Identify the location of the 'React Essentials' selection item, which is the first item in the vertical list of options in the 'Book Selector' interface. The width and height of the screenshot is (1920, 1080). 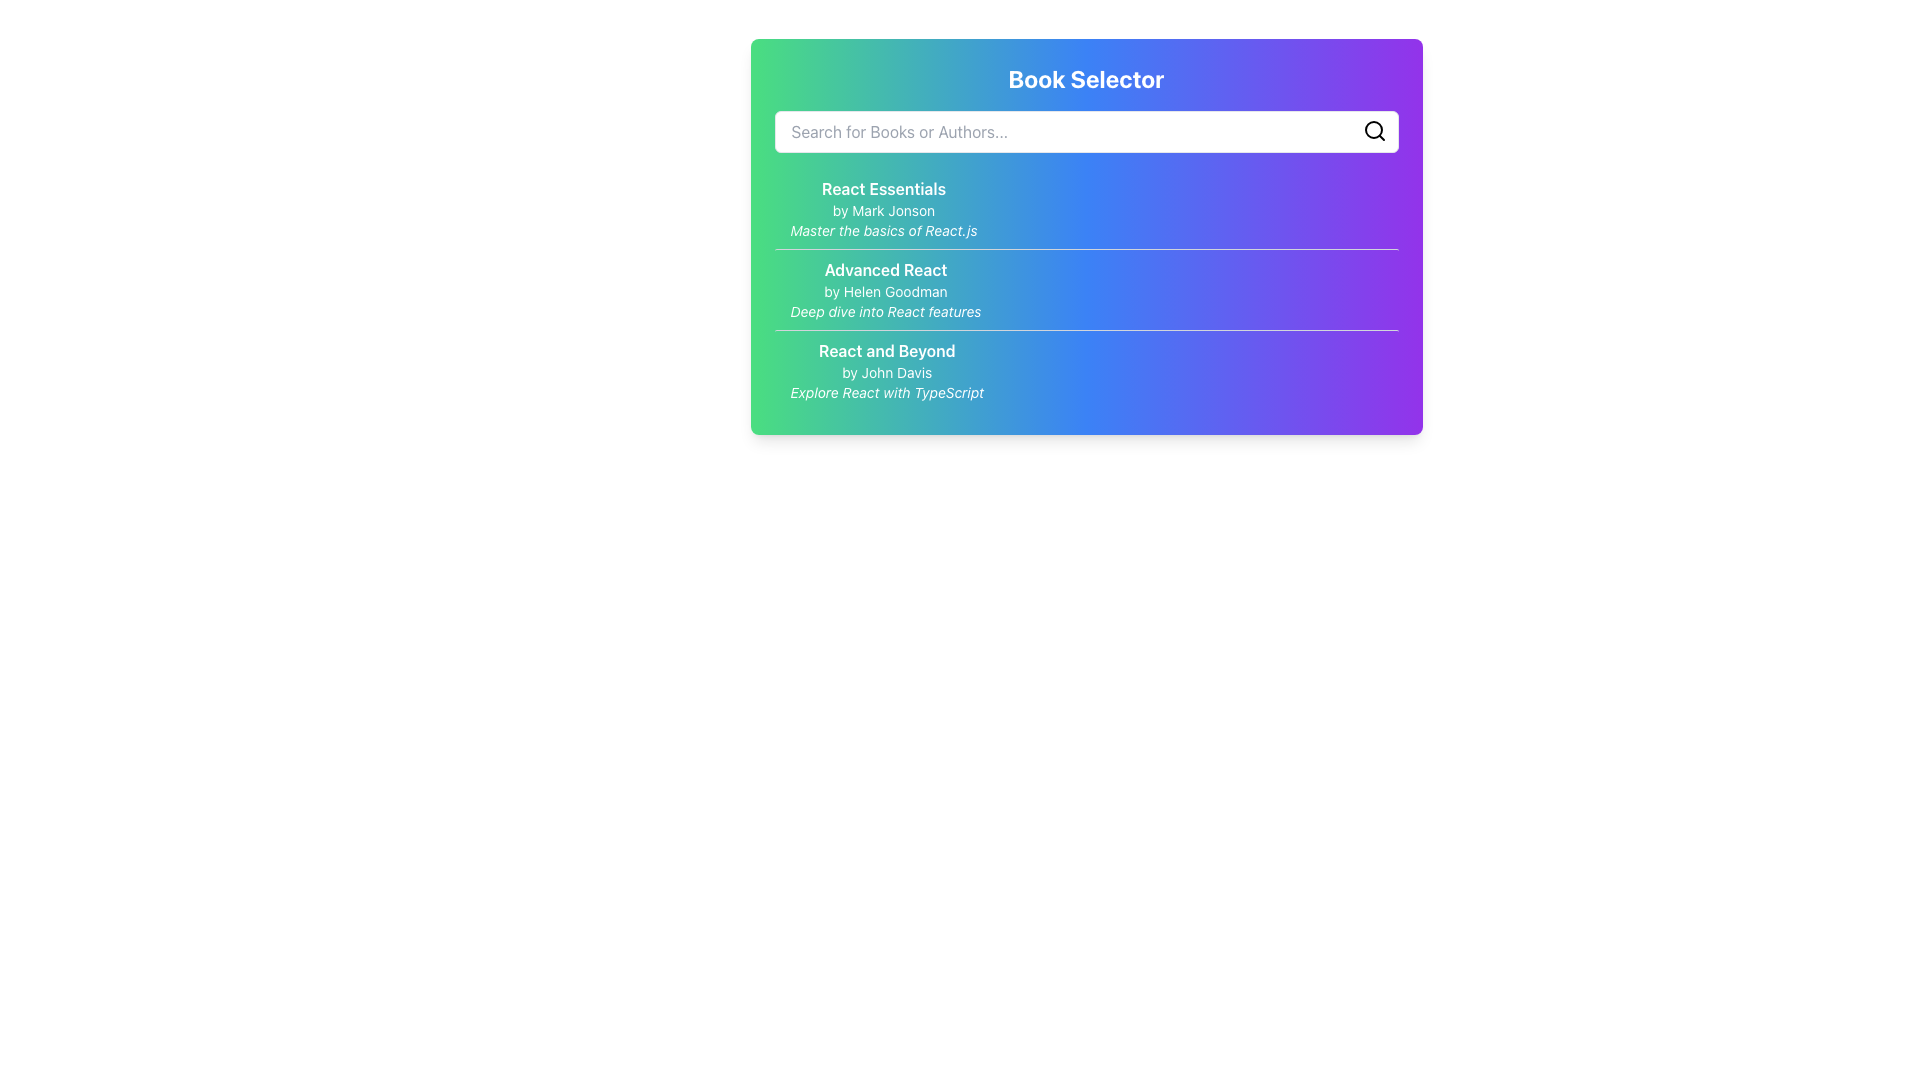
(1085, 208).